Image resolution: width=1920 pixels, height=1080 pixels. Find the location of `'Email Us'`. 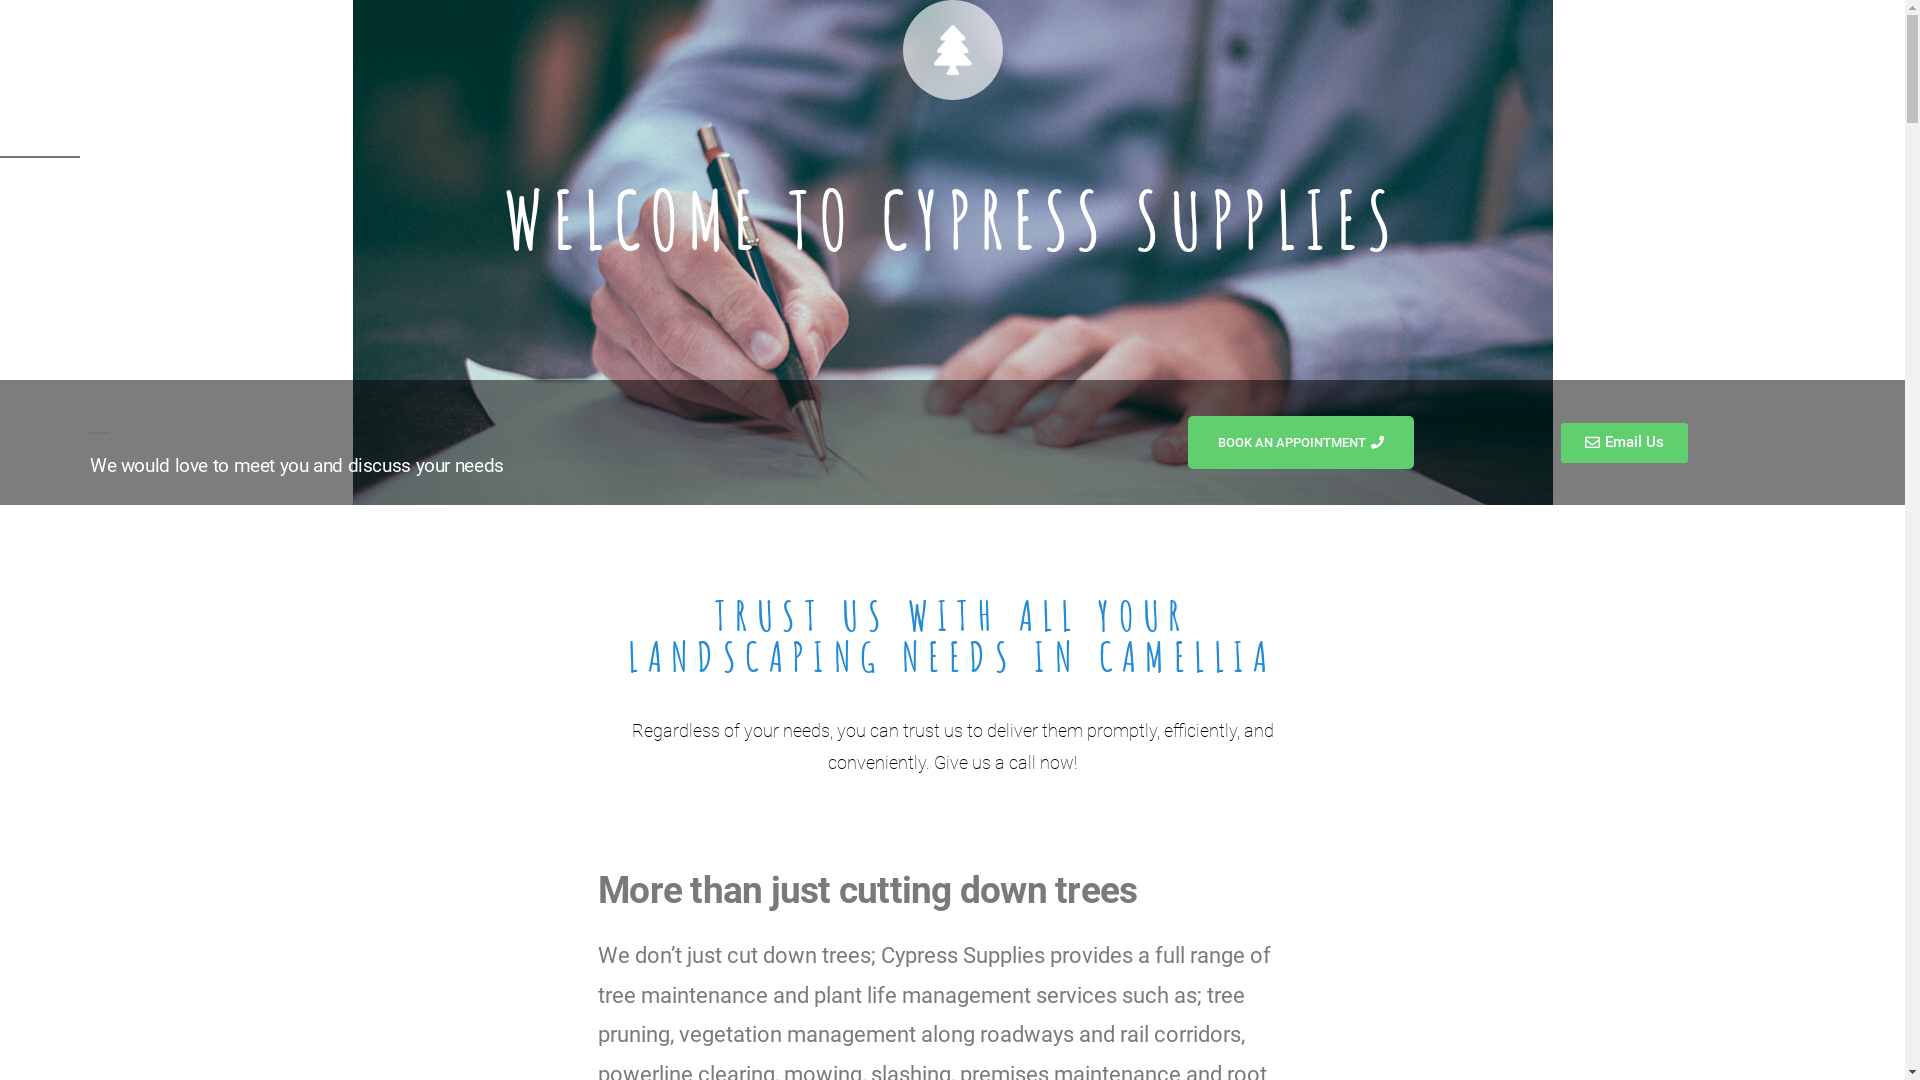

'Email Us' is located at coordinates (1624, 442).